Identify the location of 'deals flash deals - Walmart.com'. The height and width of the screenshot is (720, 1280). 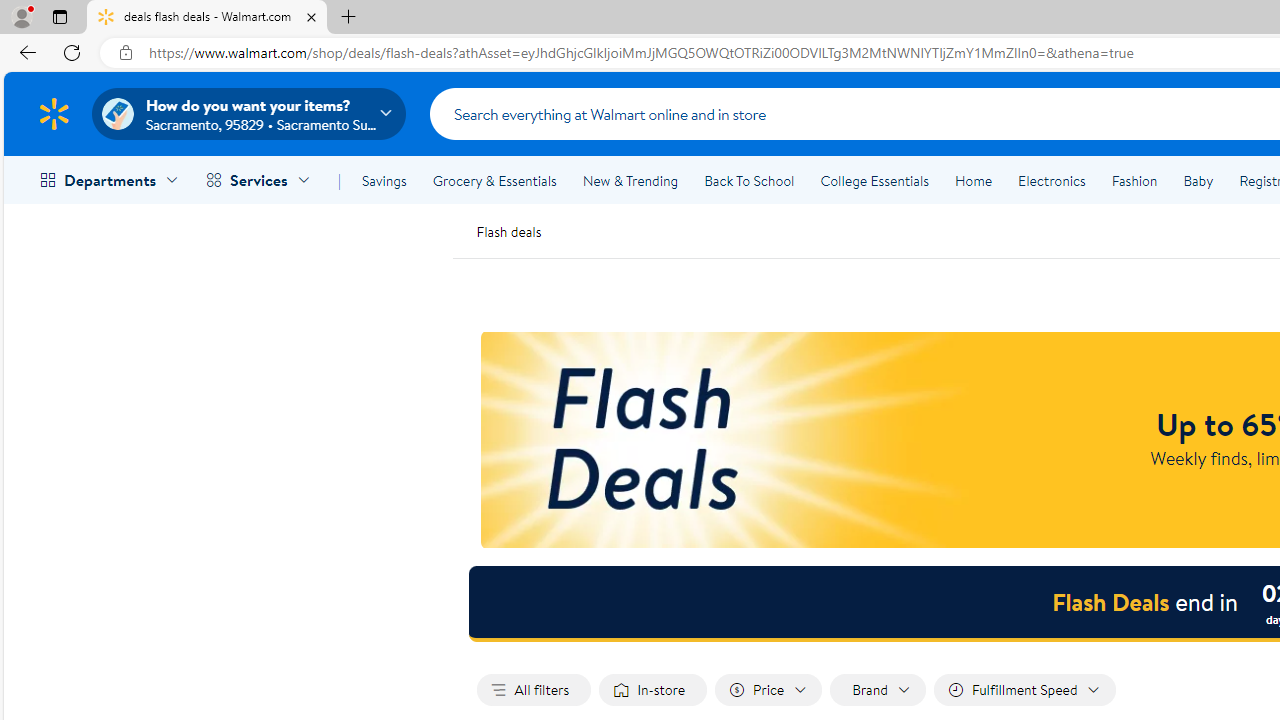
(207, 17).